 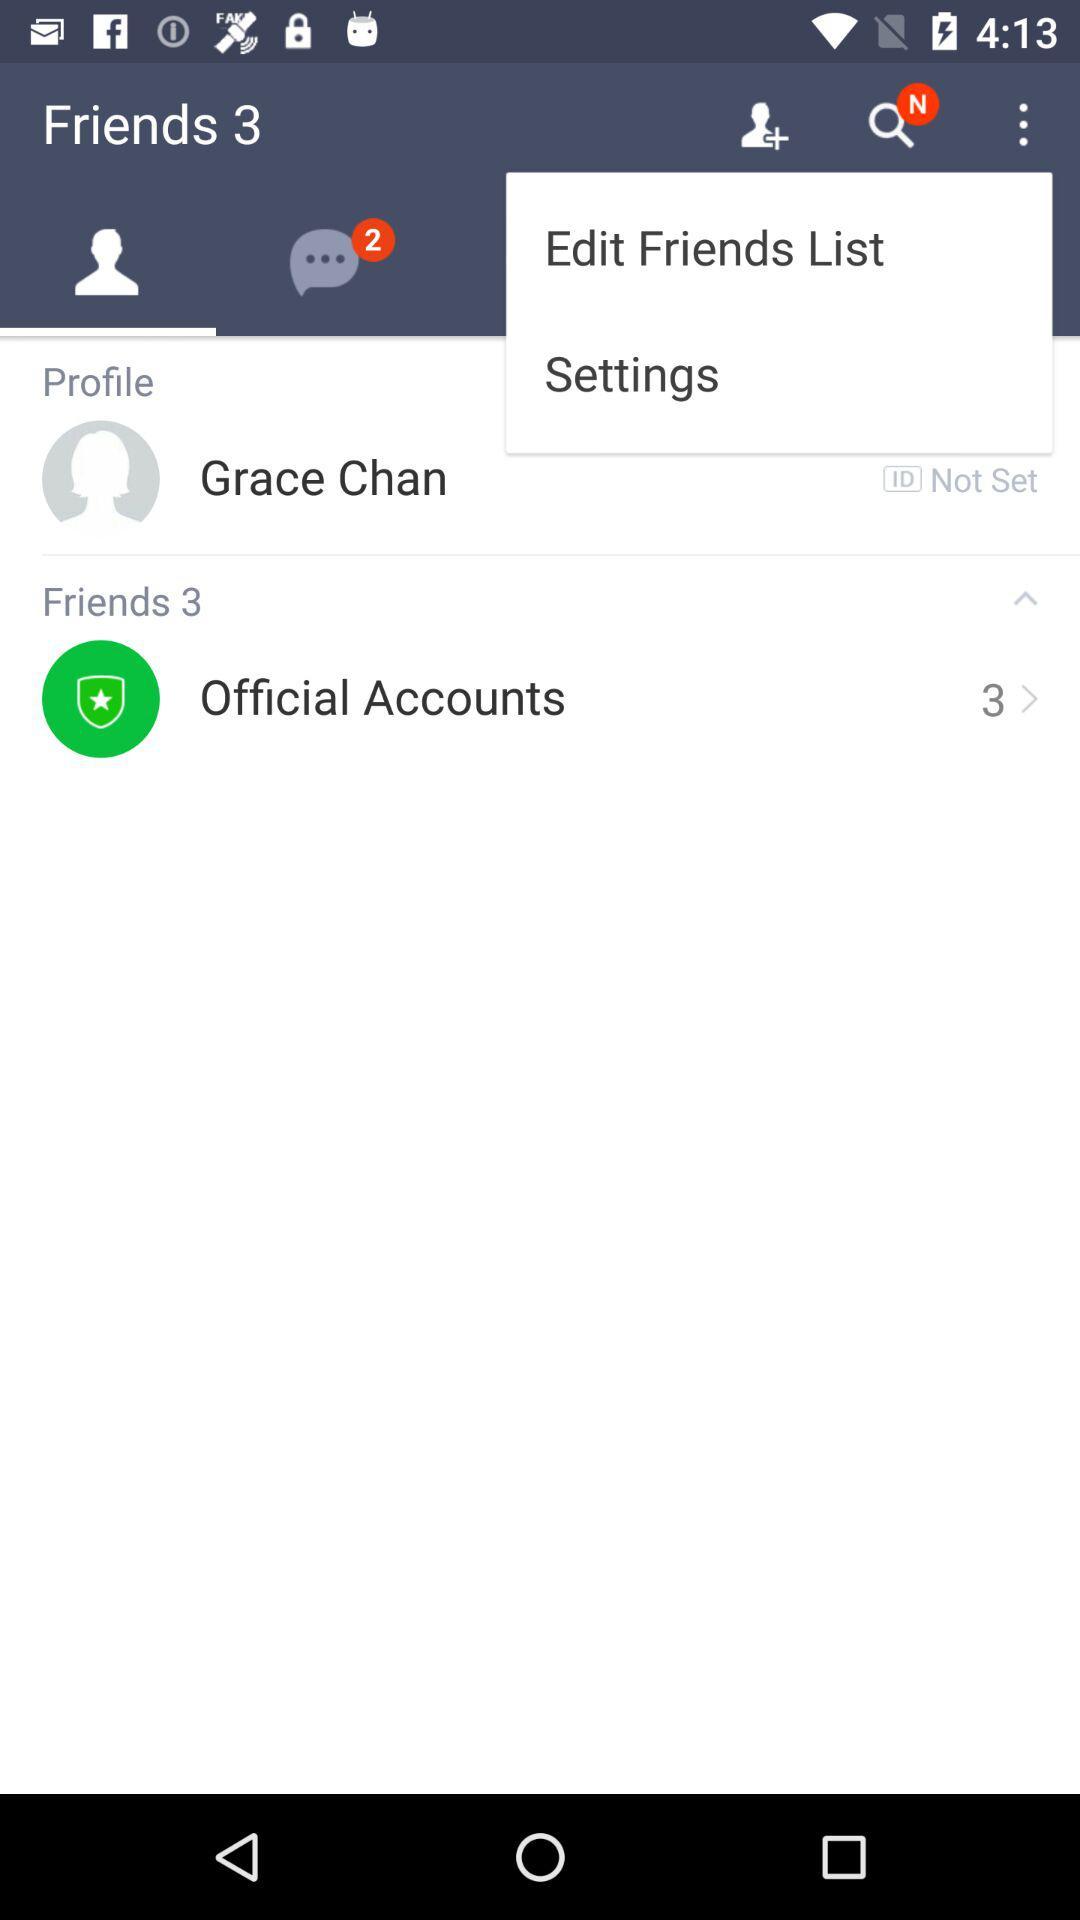 I want to click on the settings icon, so click(x=323, y=261).